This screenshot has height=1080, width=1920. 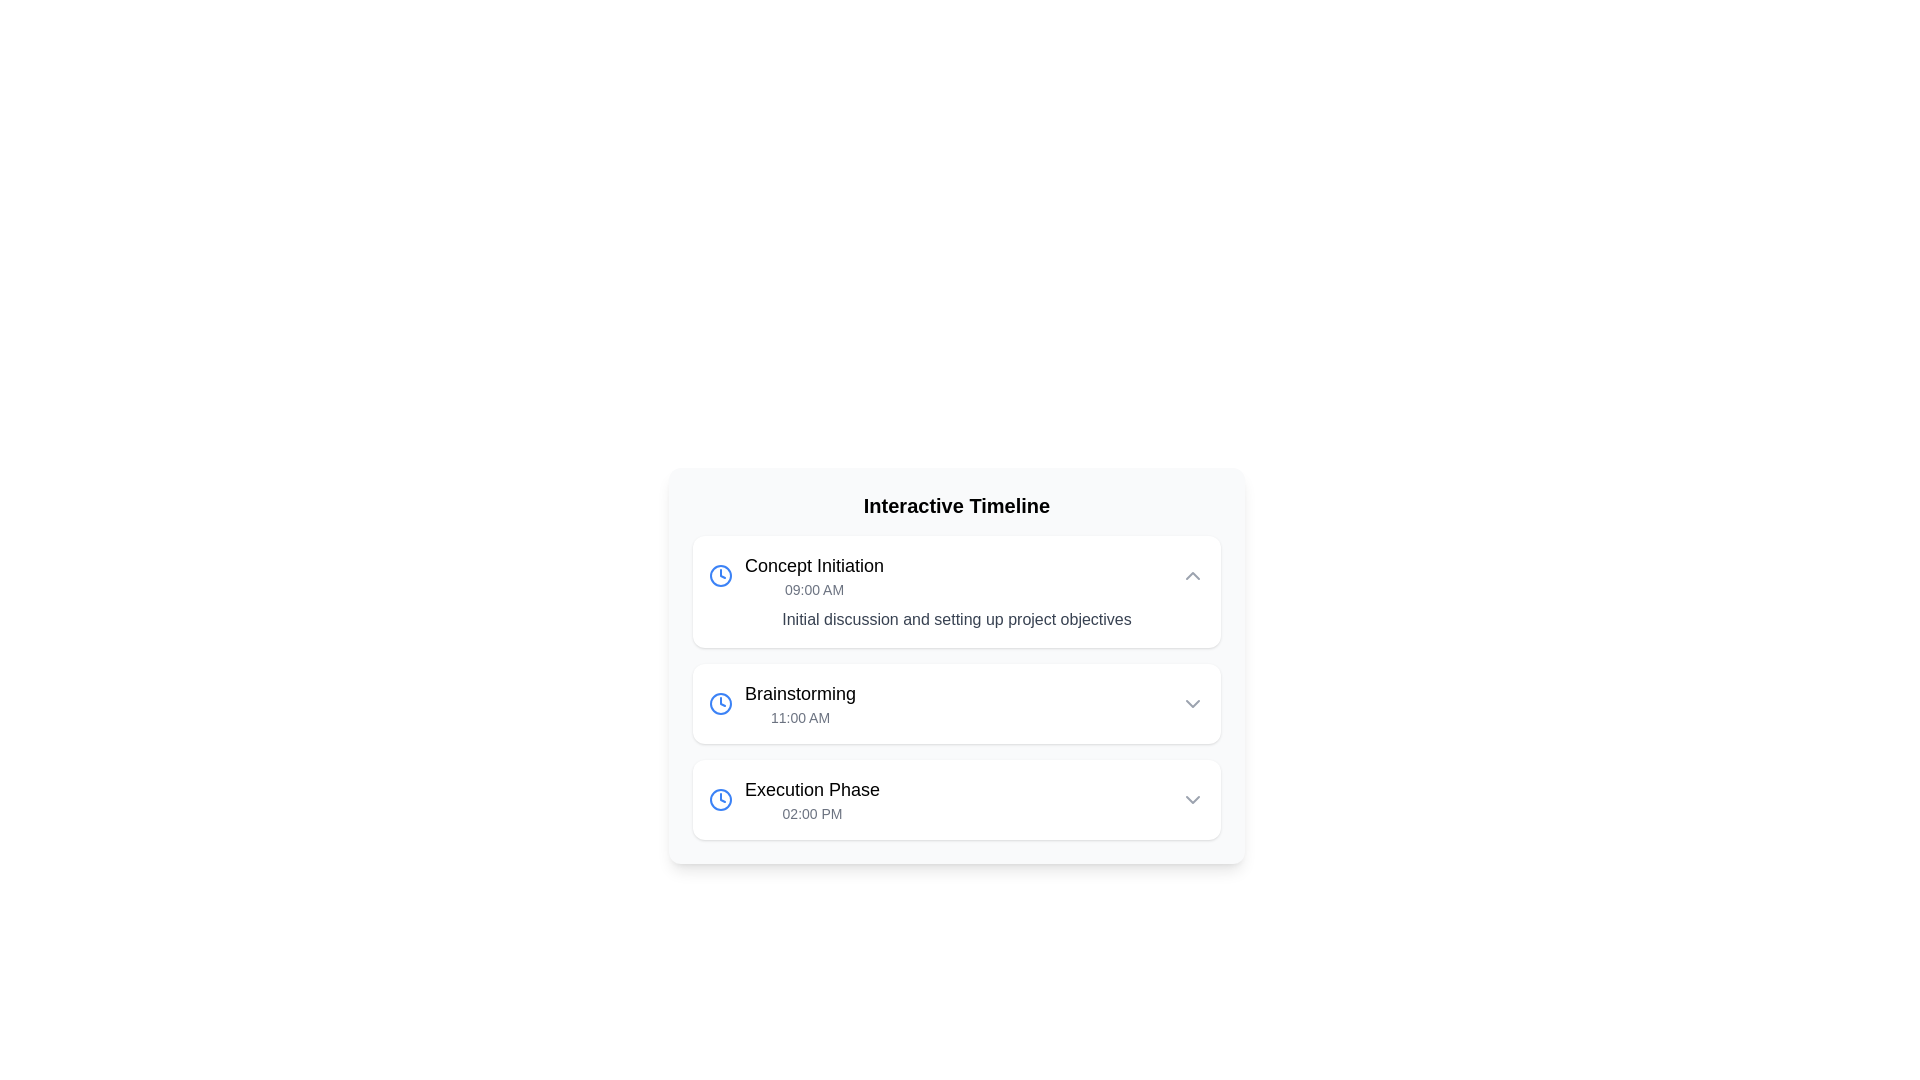 I want to click on the text label with an icon that displays the title and scheduled time for a timeline event, located at the top of the 'Interactive Timeline' list, so click(x=795, y=575).